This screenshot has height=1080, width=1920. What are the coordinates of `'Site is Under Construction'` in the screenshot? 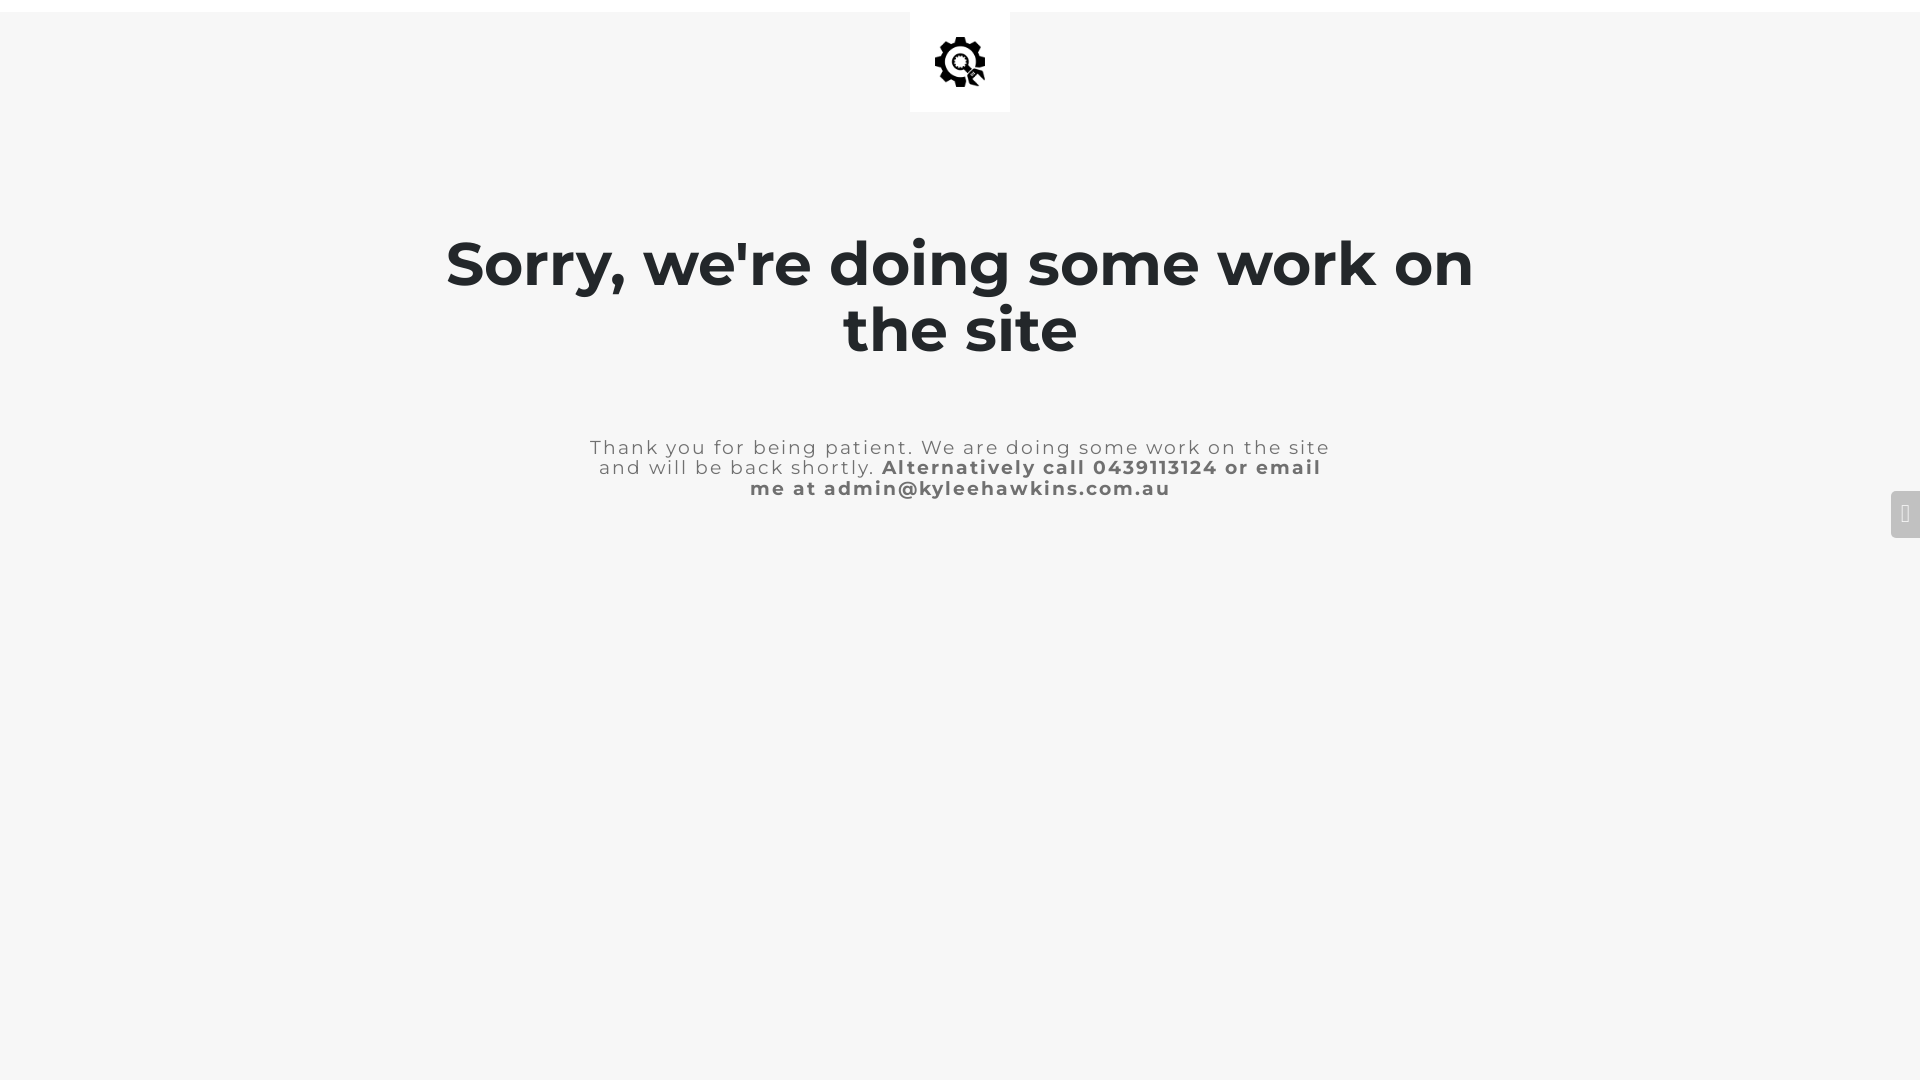 It's located at (960, 60).